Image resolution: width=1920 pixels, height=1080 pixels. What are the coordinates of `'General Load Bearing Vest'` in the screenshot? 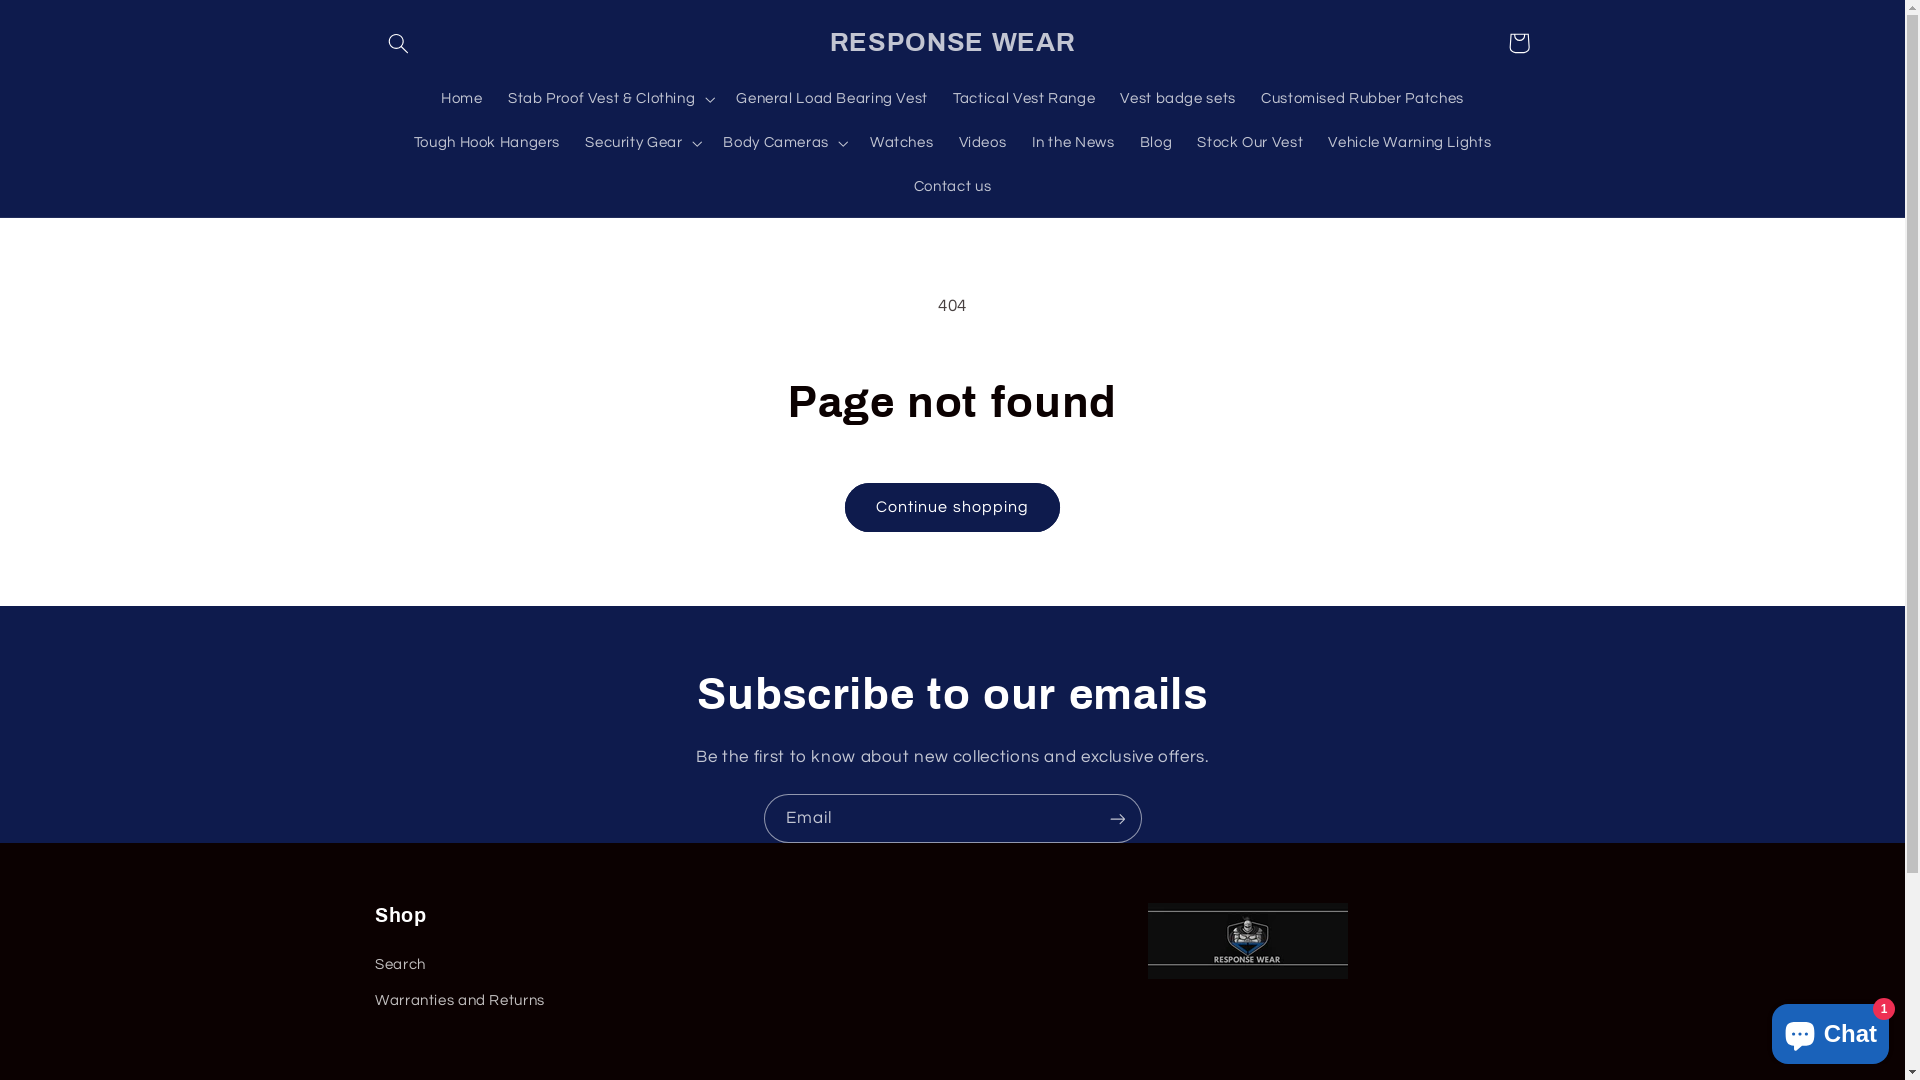 It's located at (832, 99).